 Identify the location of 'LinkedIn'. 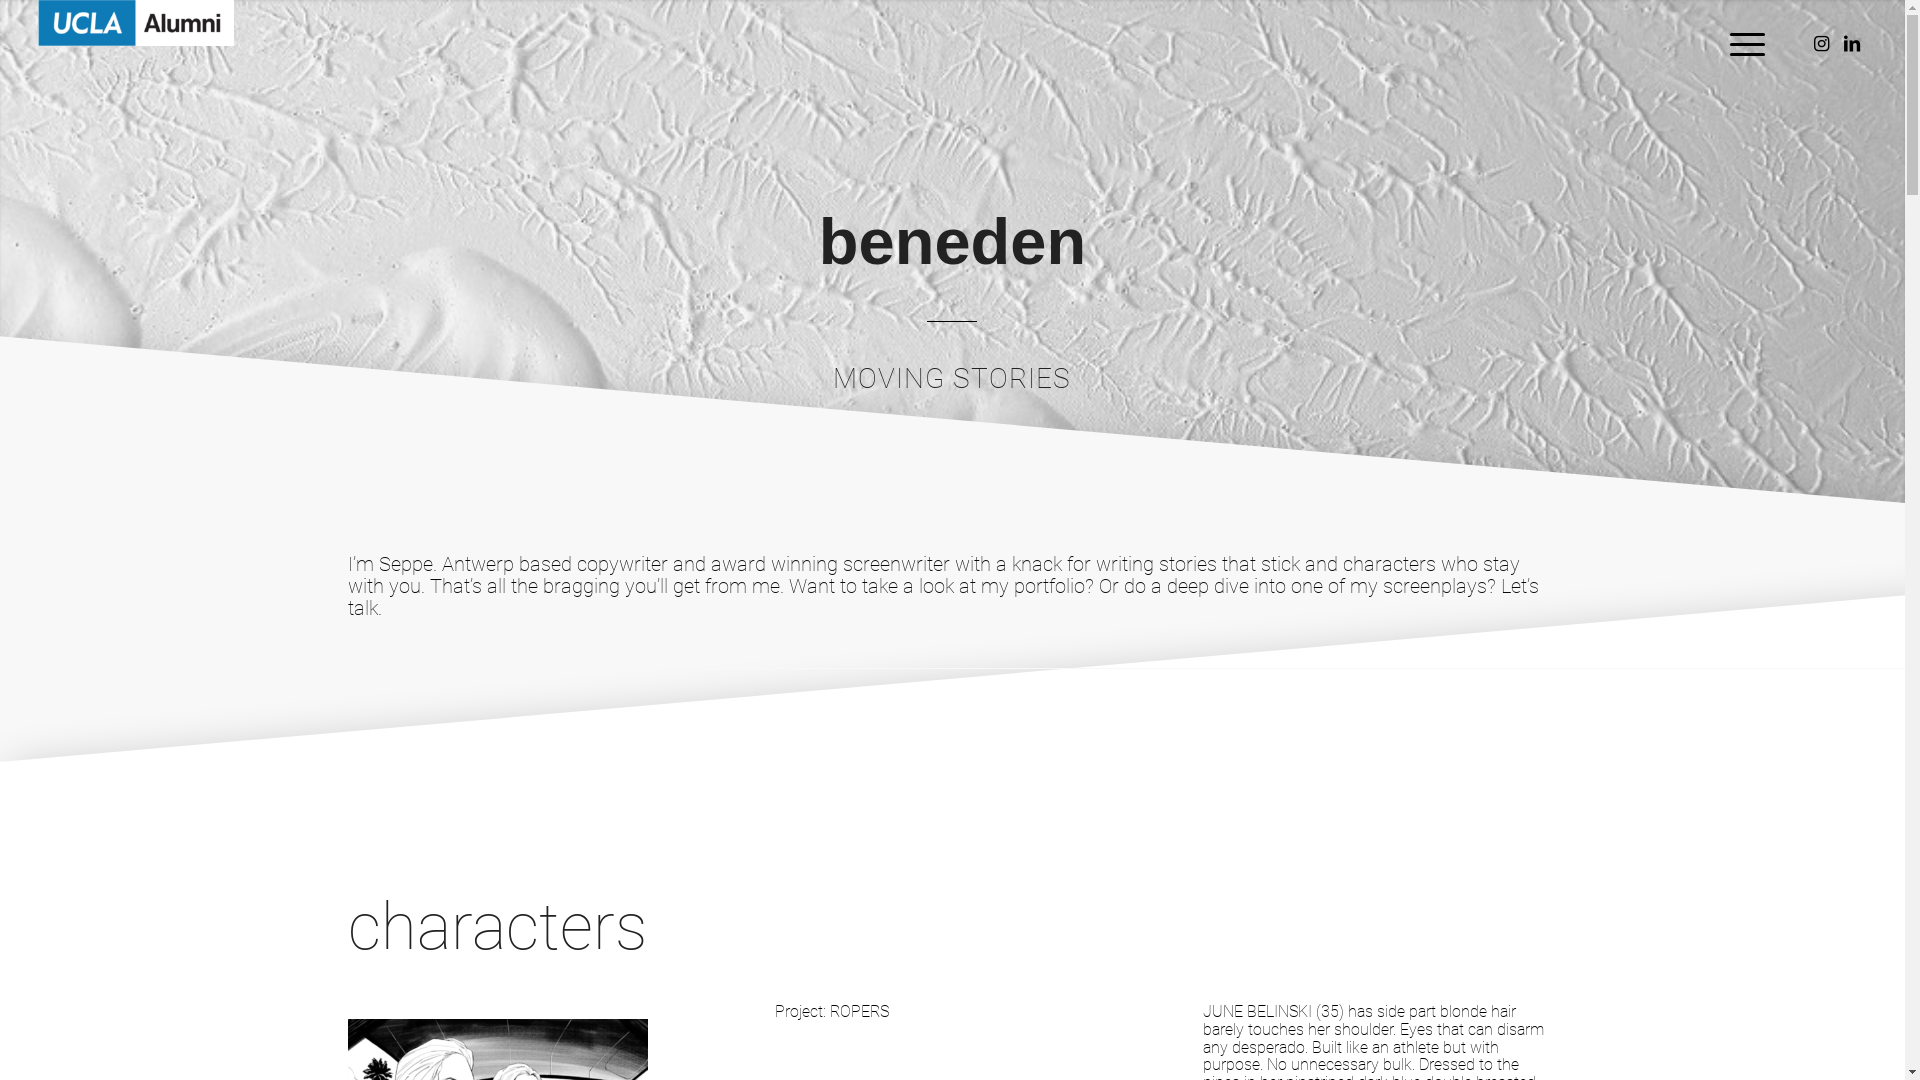
(1851, 43).